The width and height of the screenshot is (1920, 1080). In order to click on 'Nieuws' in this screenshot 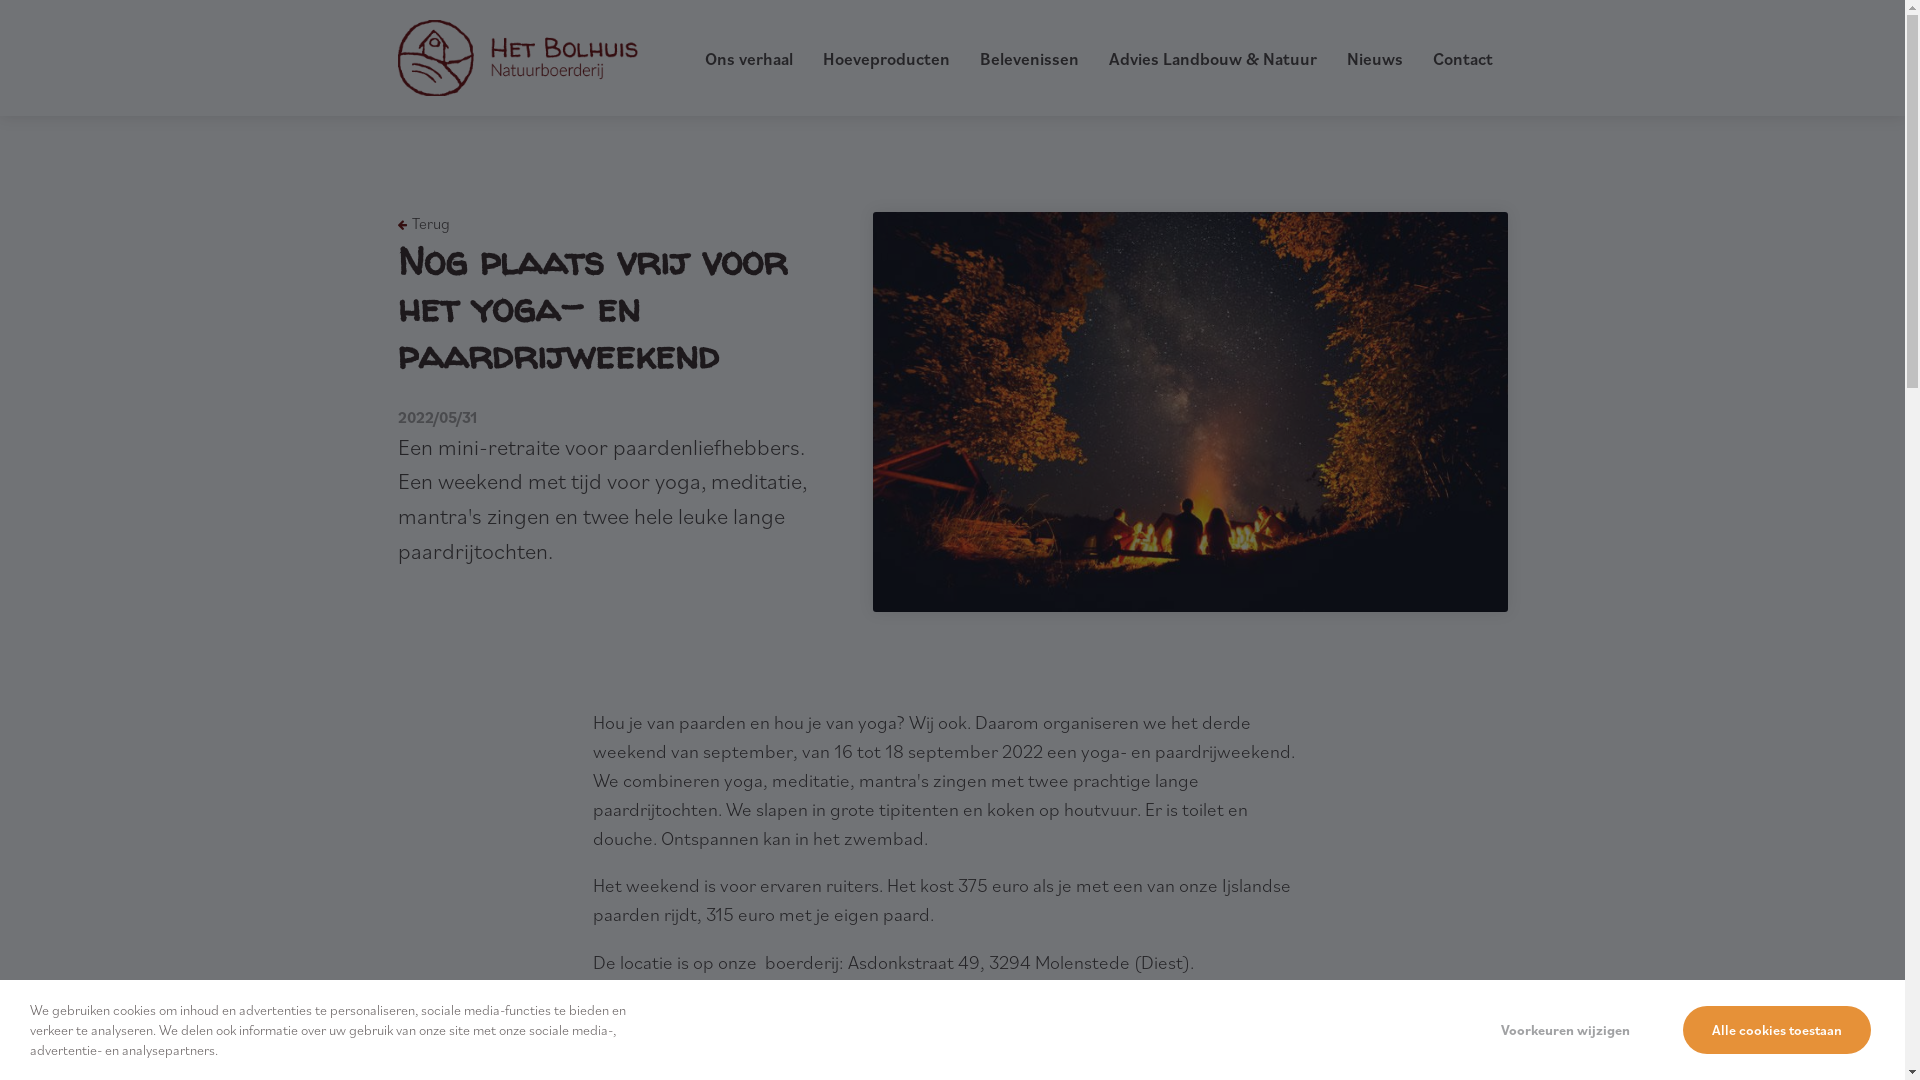, I will do `click(1372, 57)`.